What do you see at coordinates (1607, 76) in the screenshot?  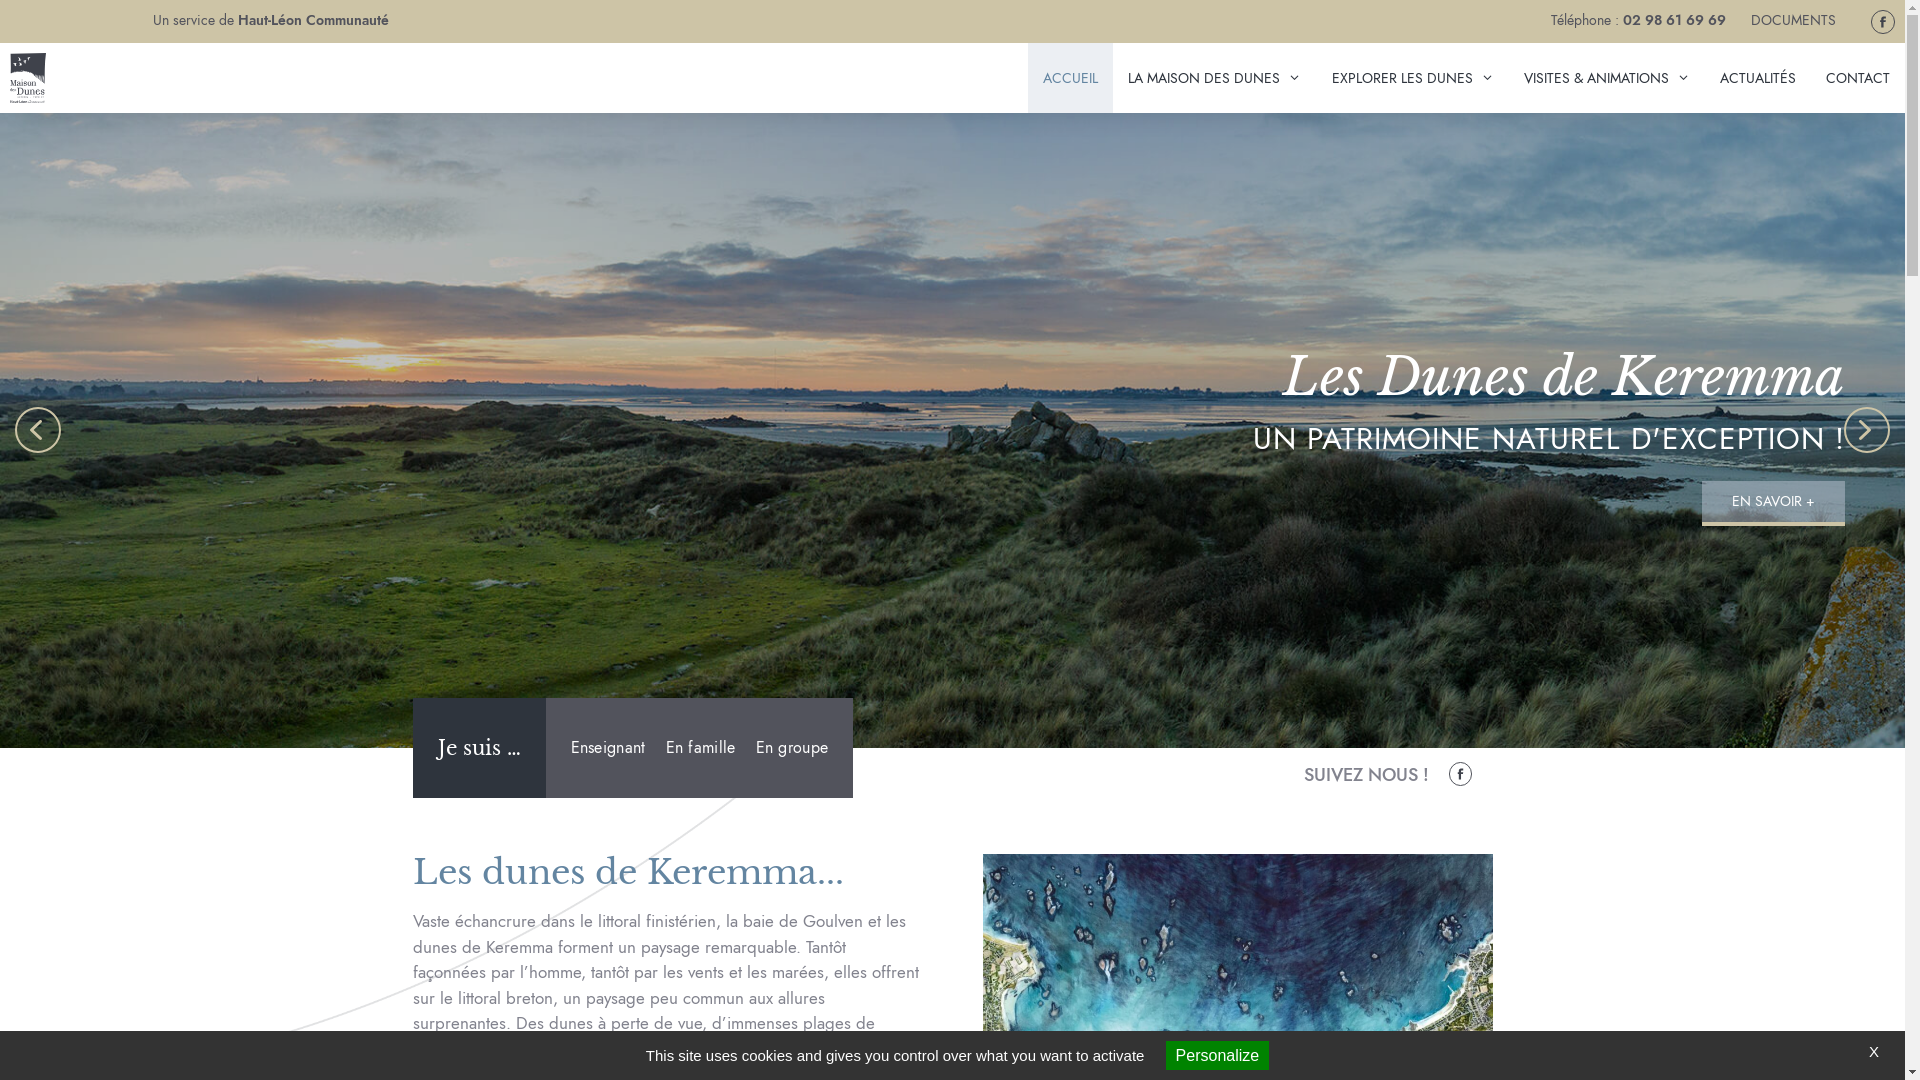 I see `'VISITES & ANIMATIONS'` at bounding box center [1607, 76].